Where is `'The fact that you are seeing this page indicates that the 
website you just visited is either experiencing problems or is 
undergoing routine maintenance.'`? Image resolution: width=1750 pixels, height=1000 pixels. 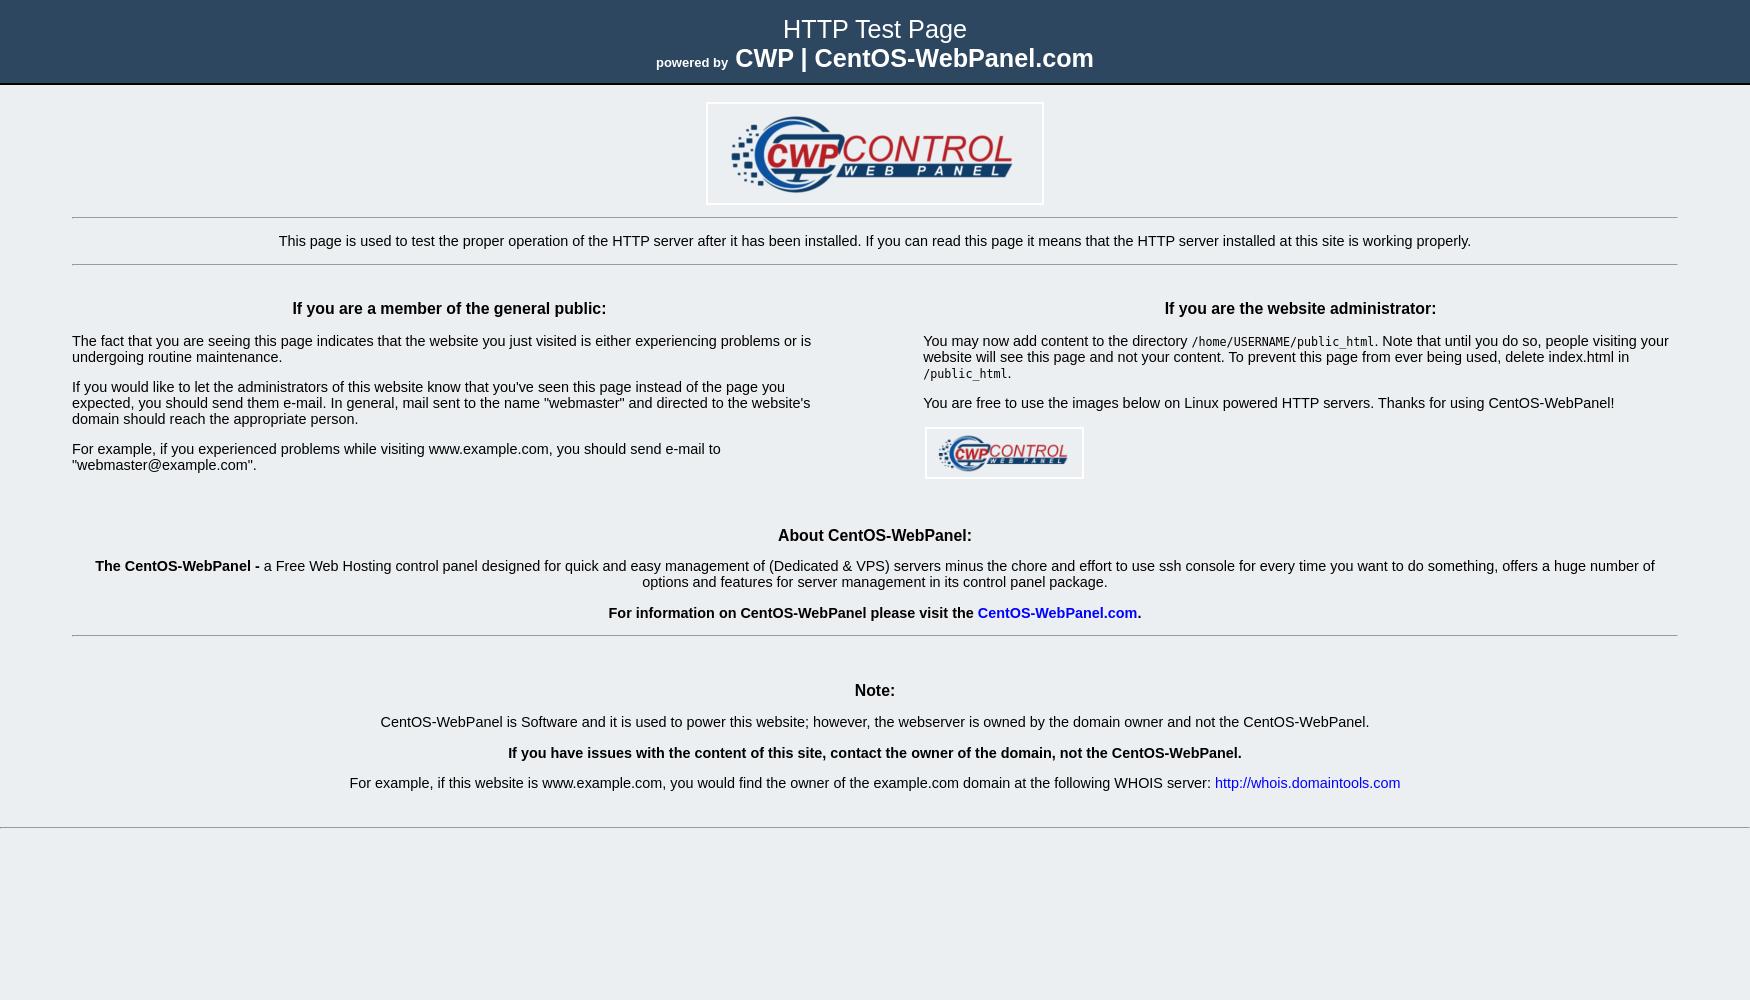 'The fact that you are seeing this page indicates that the 
website you just visited is either experiencing problems or is 
undergoing routine maintenance.' is located at coordinates (441, 347).